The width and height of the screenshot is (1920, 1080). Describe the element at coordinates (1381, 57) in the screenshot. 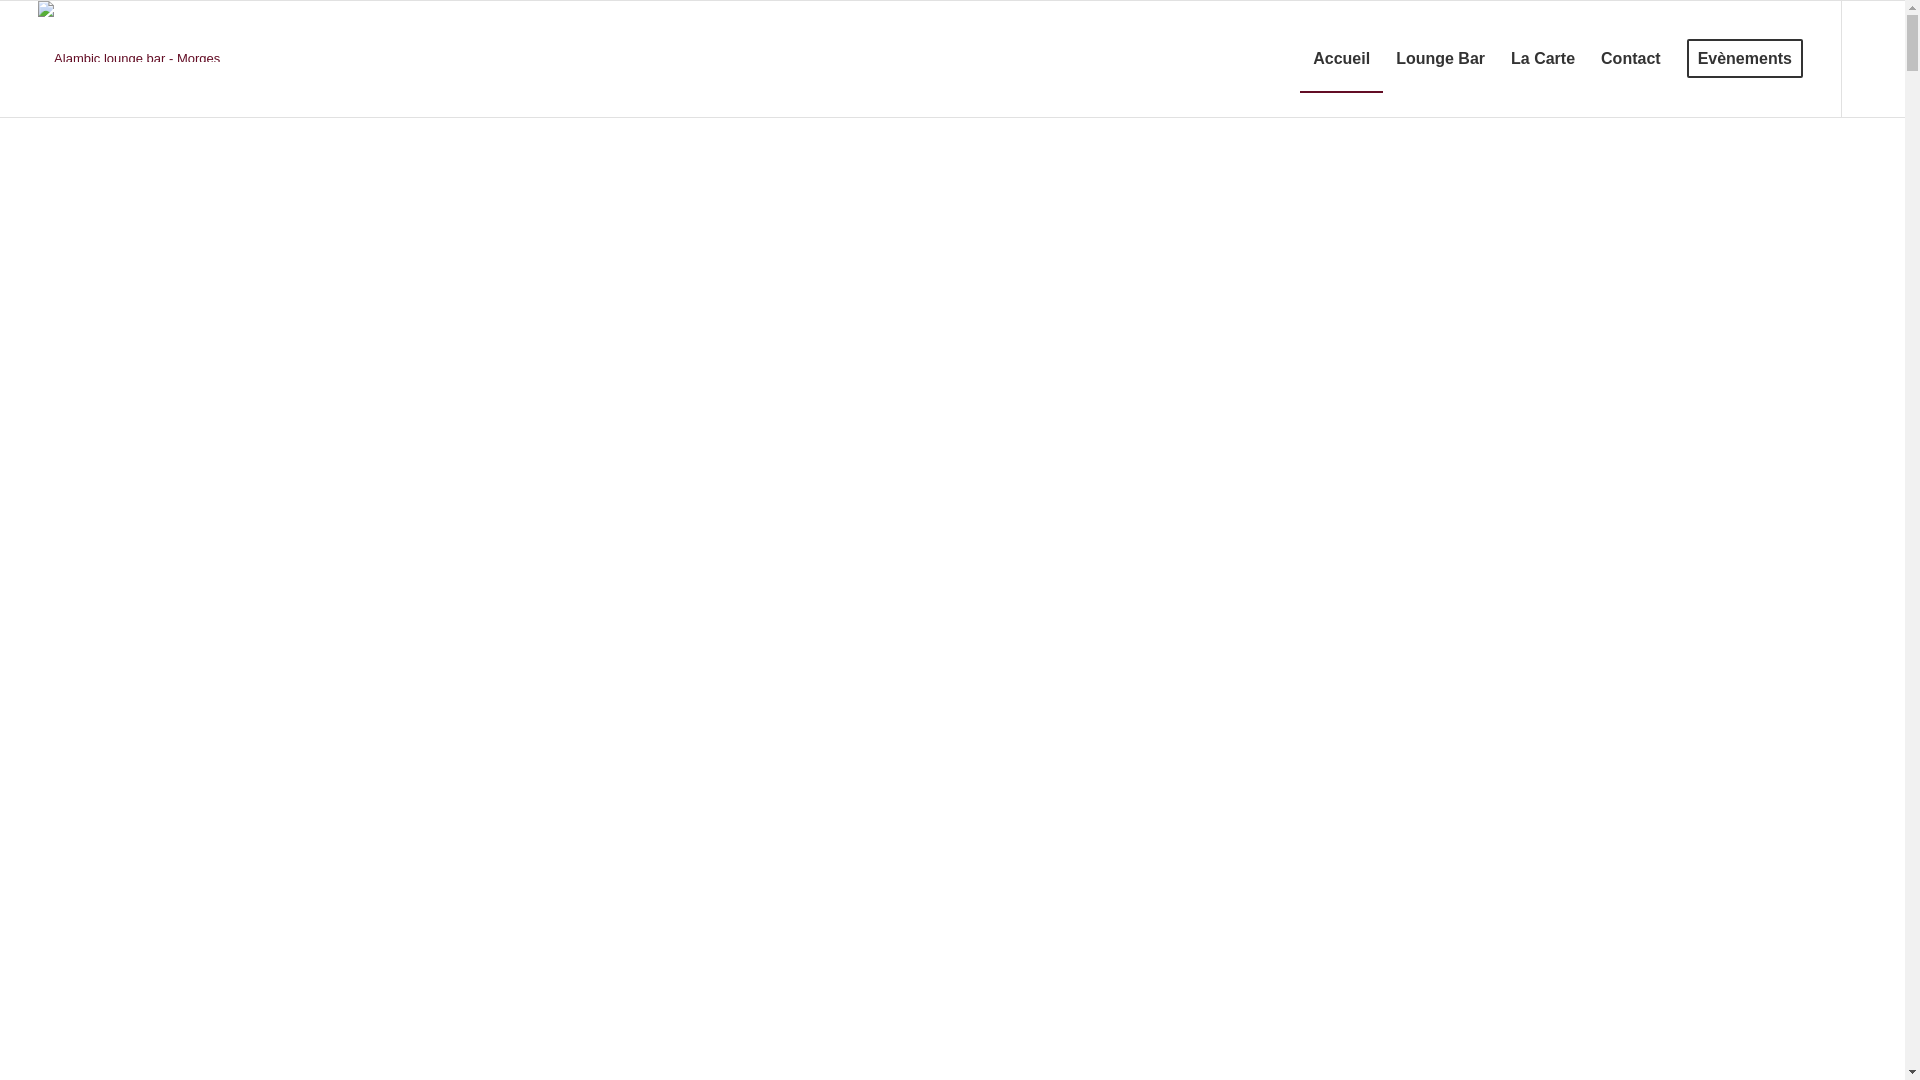

I see `'Lounge Bar'` at that location.